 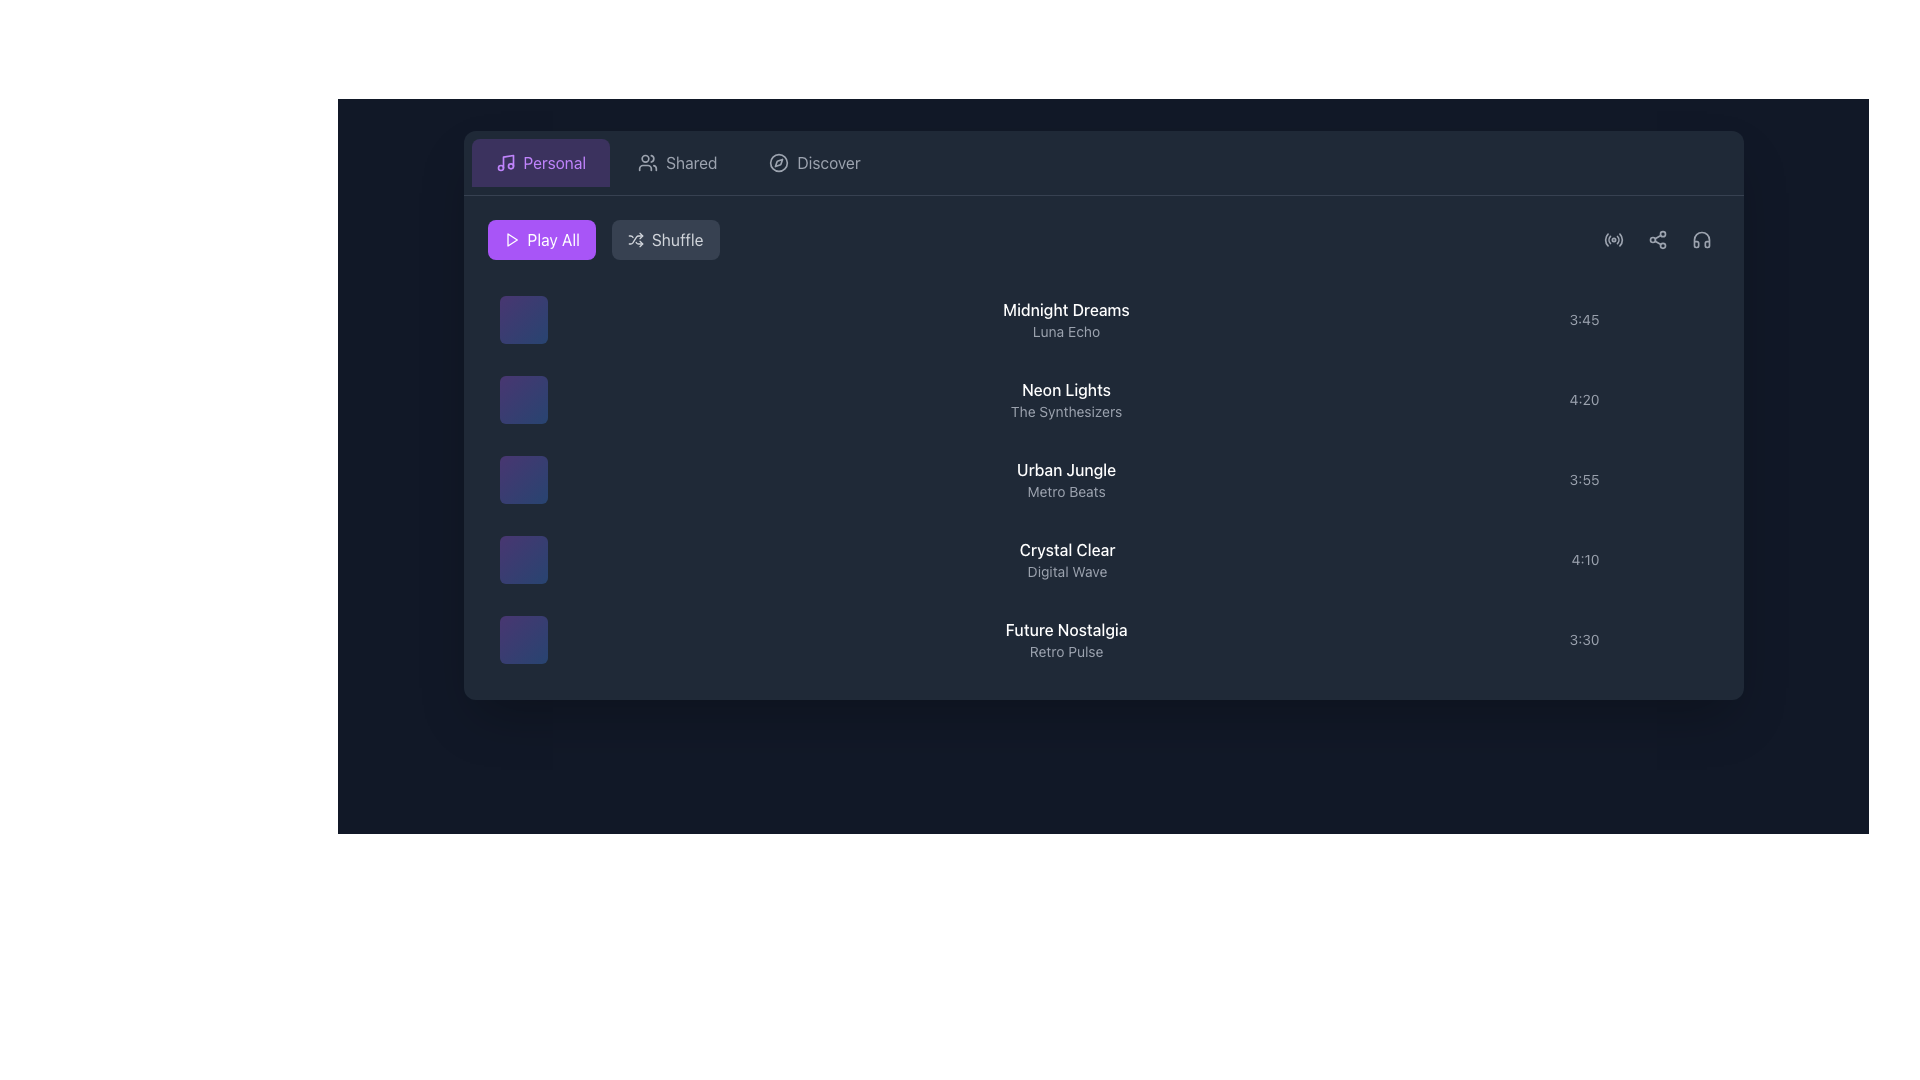 I want to click on the 'Play All' button located at the top-left section of the interface, which is slightly below the 'Personal' tab and to the left of the gray 'Shuffle' button, so click(x=553, y=238).